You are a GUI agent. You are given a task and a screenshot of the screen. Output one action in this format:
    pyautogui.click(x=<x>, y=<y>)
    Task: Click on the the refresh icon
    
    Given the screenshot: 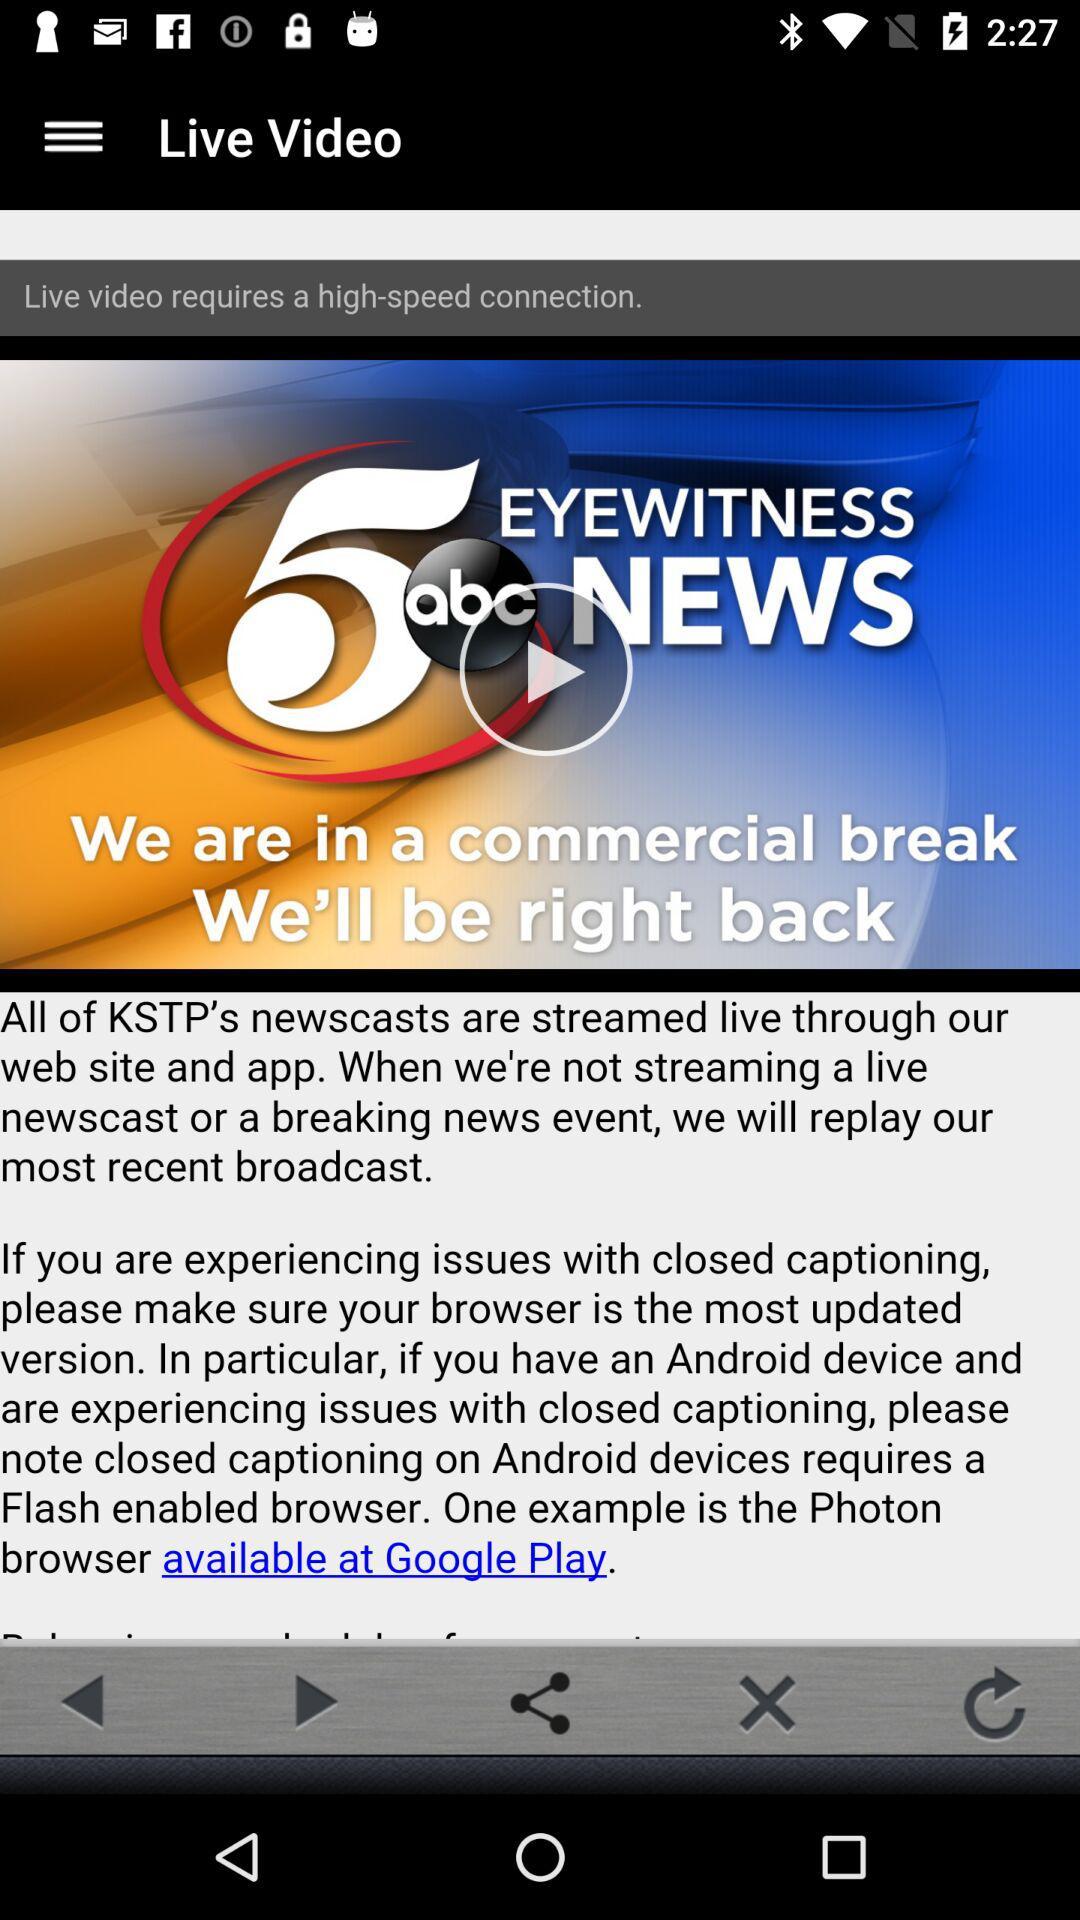 What is the action you would take?
    pyautogui.click(x=994, y=1702)
    